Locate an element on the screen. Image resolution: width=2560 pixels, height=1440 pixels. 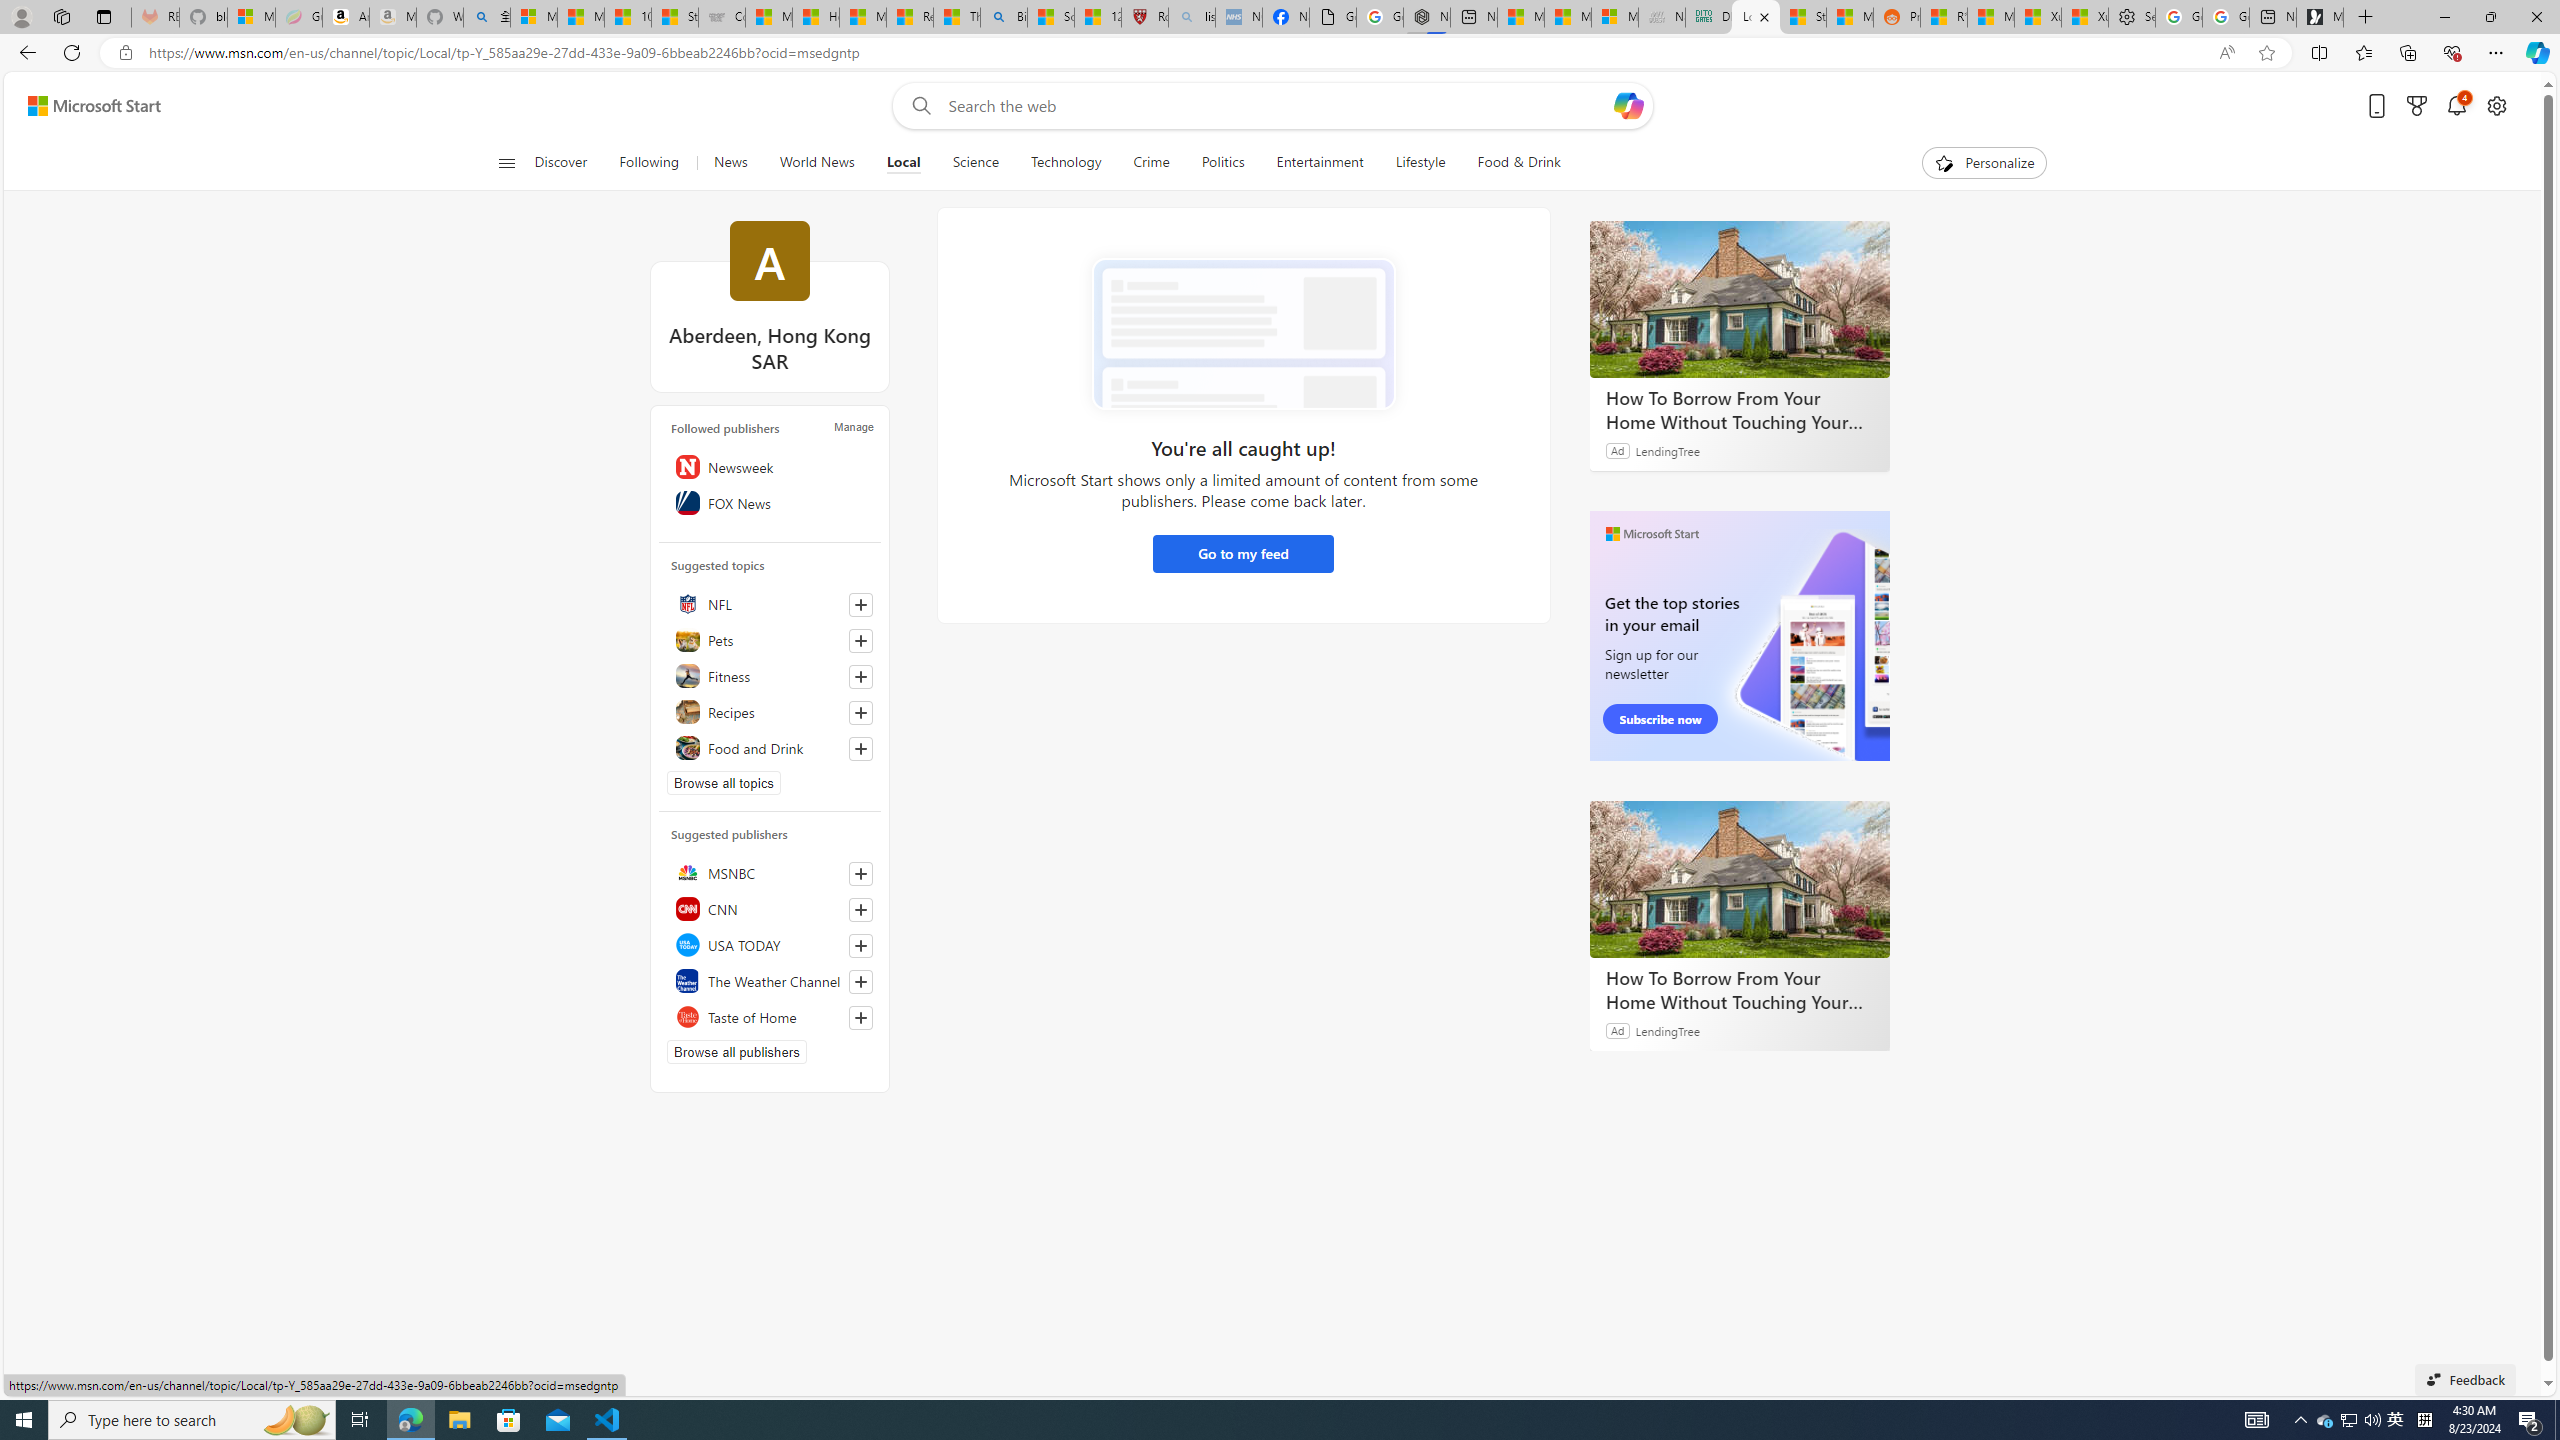
'Follow this source' is located at coordinates (860, 1018).